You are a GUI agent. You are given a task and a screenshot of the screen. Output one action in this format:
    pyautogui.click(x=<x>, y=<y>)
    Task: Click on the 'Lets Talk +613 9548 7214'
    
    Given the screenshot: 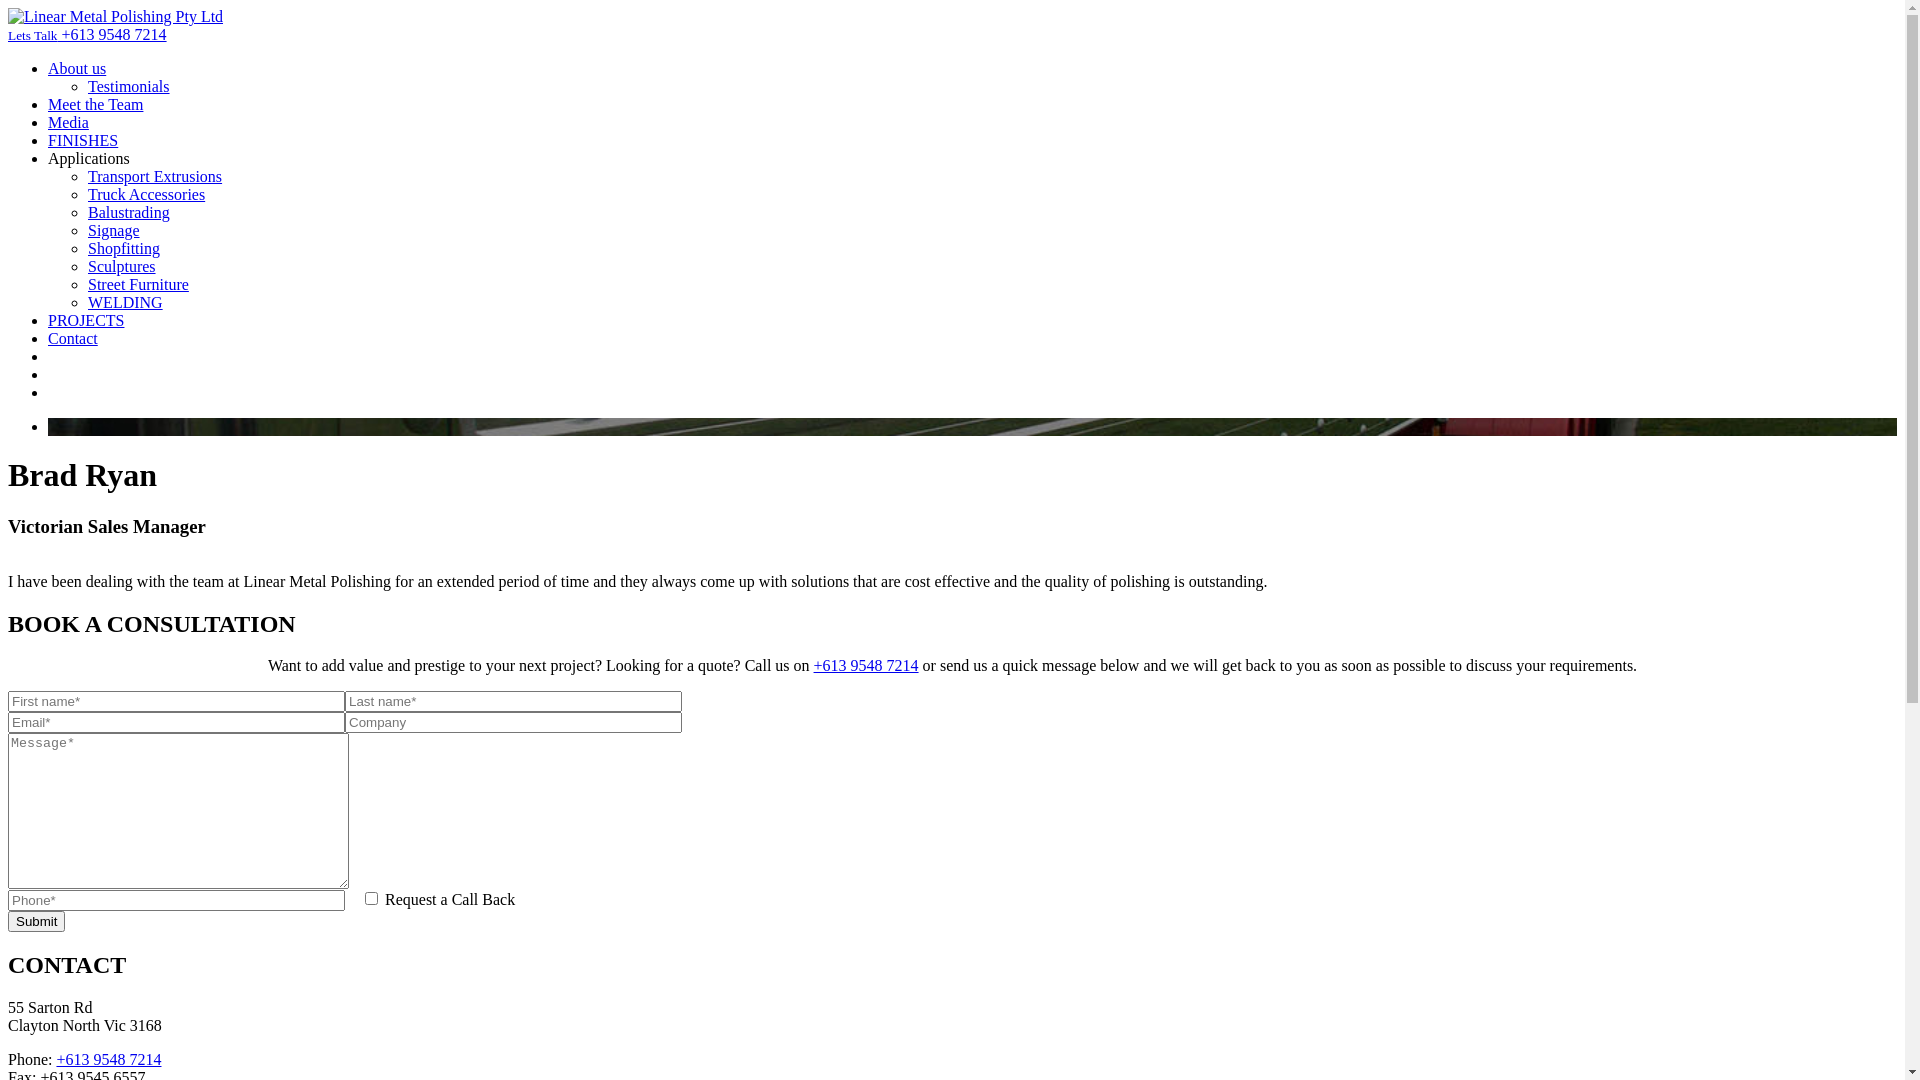 What is the action you would take?
    pyautogui.click(x=8, y=34)
    